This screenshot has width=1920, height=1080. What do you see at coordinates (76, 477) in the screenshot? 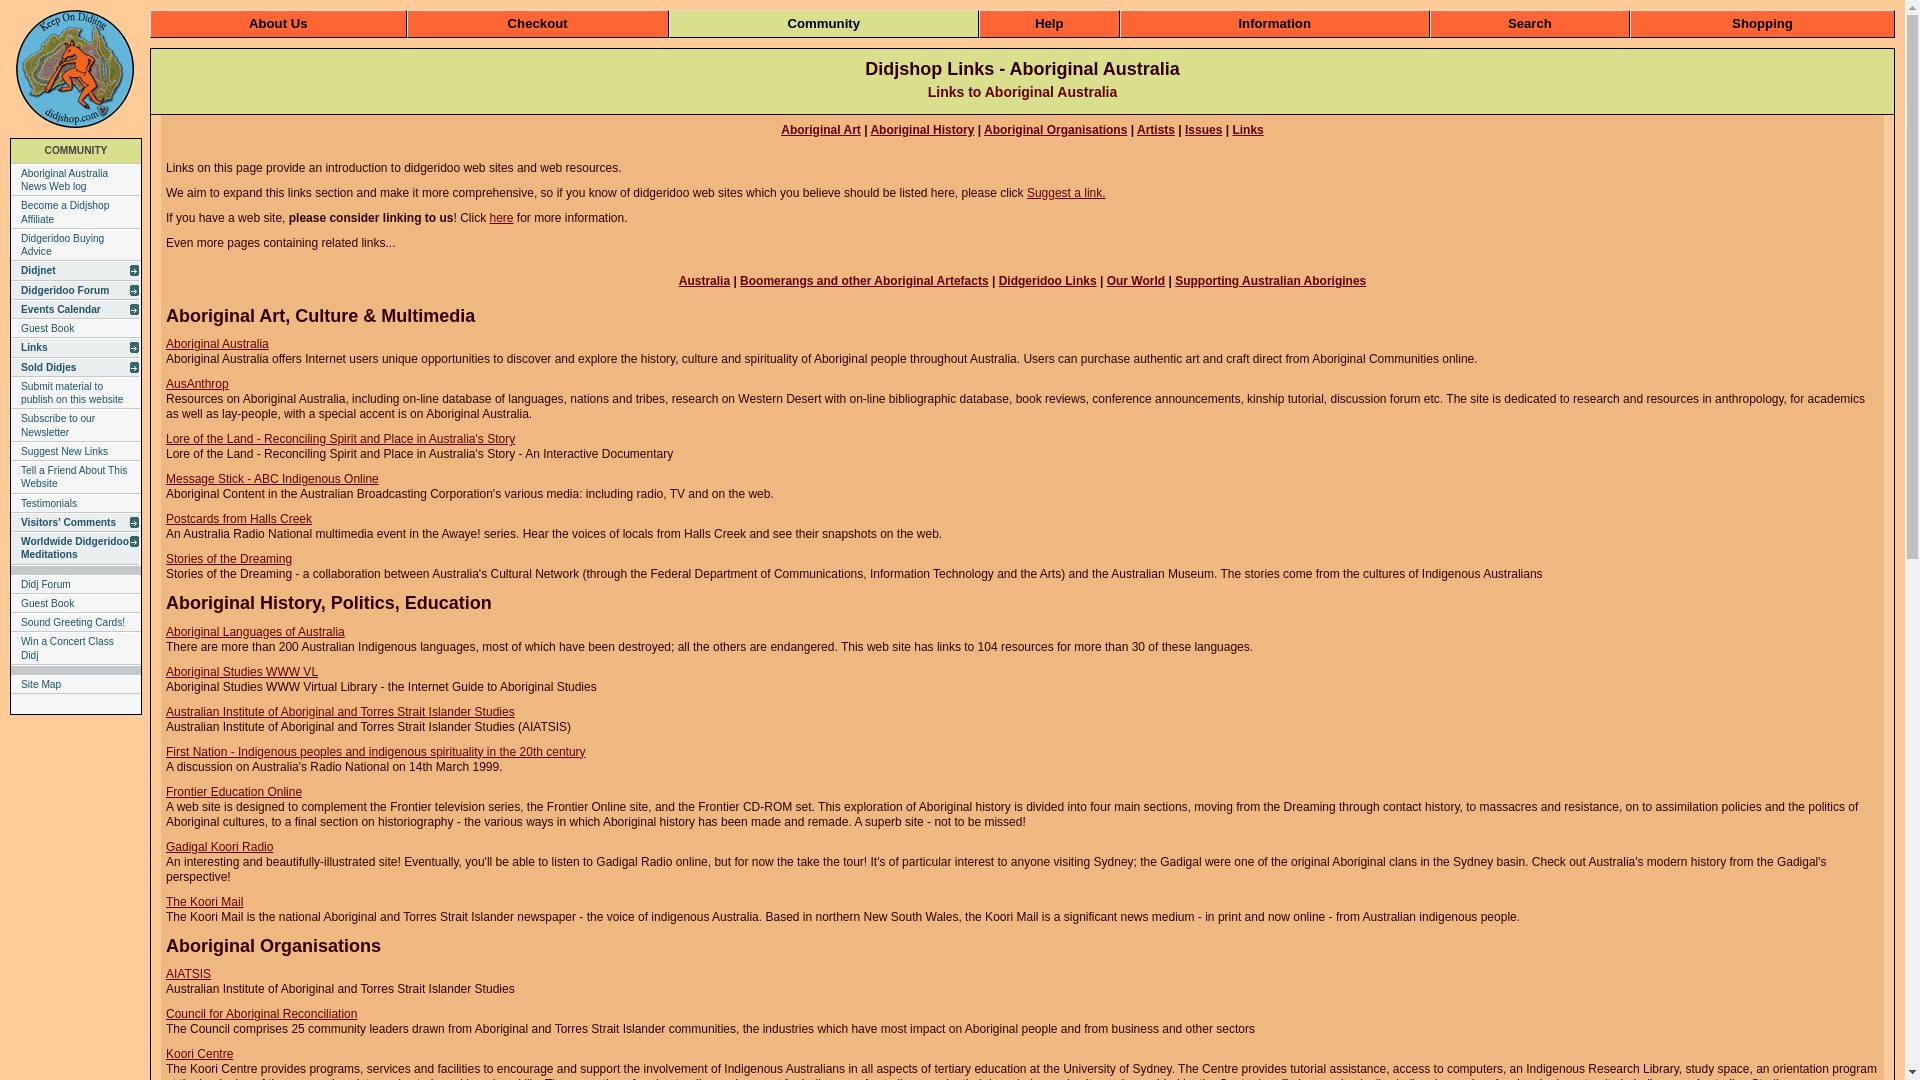
I see `'Tell a Friend About This Website'` at bounding box center [76, 477].